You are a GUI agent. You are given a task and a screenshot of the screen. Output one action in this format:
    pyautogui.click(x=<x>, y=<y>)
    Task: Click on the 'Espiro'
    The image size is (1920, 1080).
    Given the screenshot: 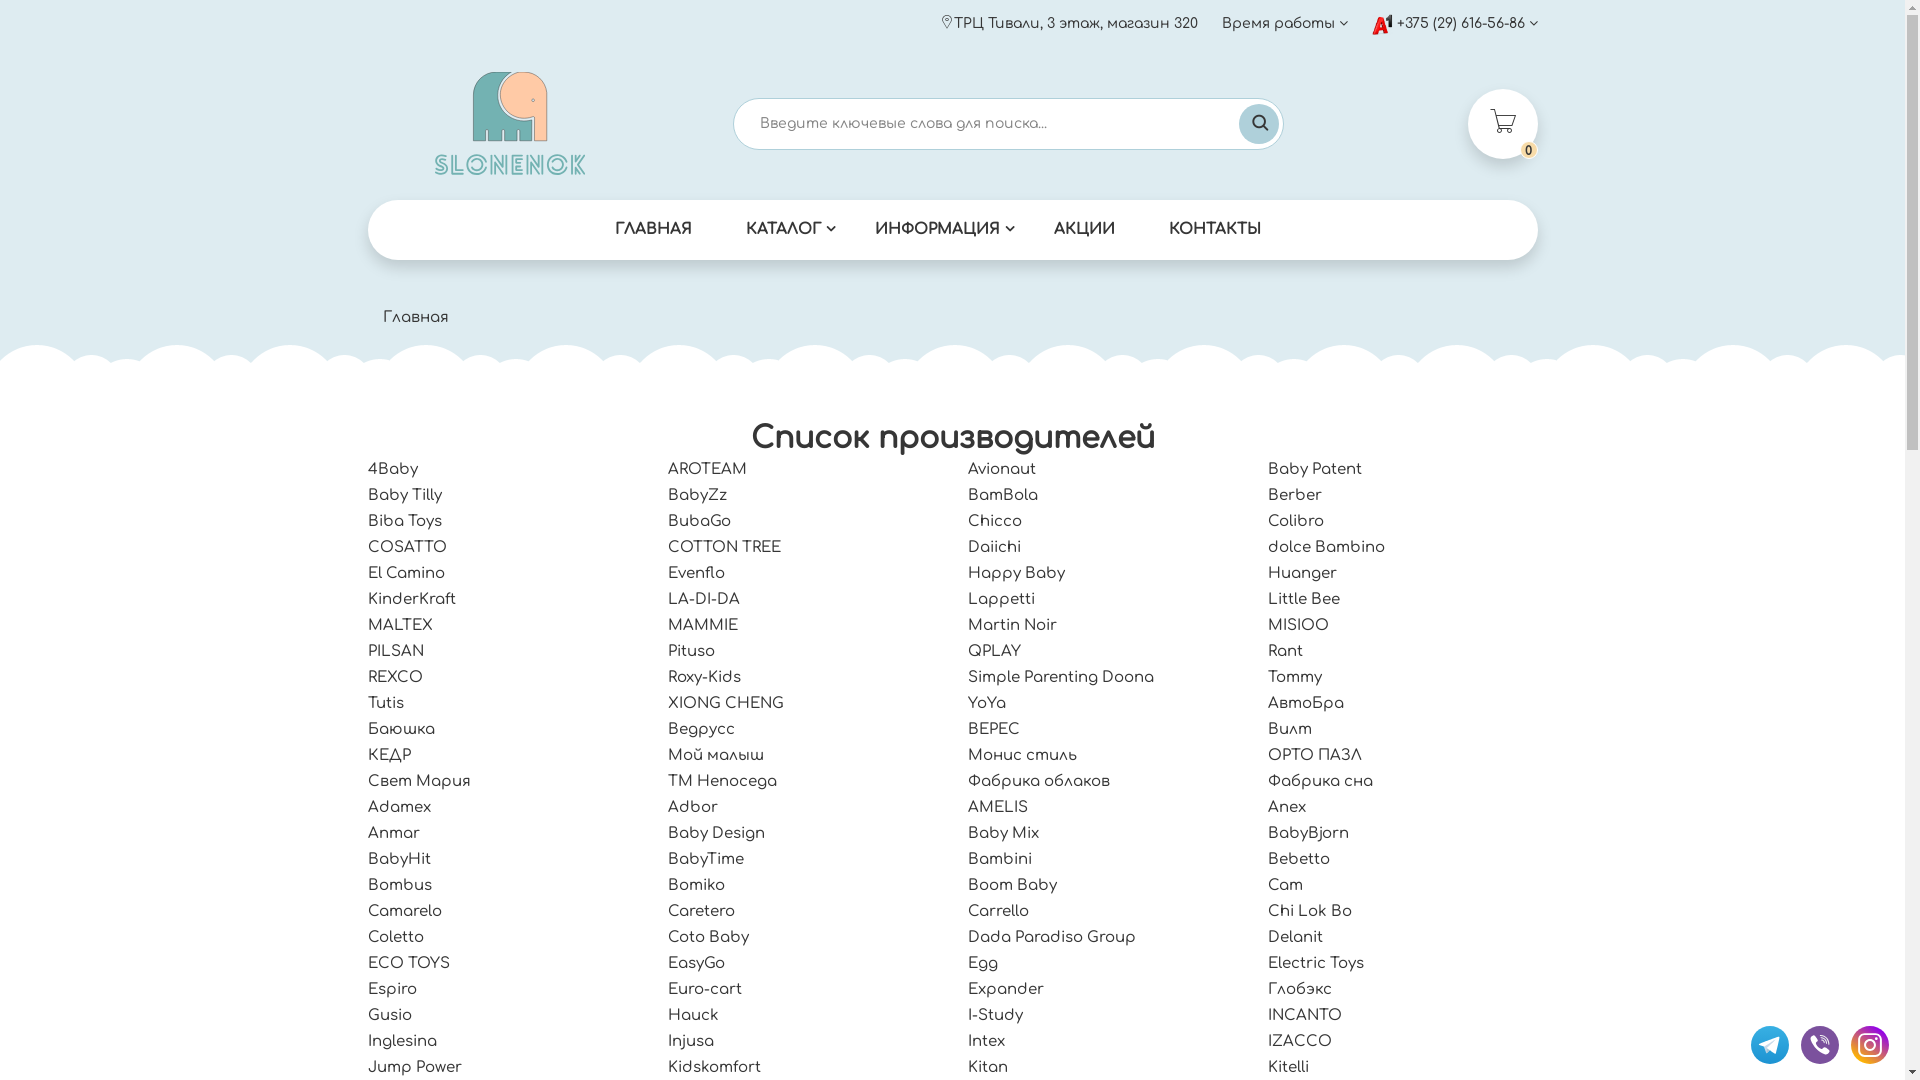 What is the action you would take?
    pyautogui.click(x=392, y=988)
    